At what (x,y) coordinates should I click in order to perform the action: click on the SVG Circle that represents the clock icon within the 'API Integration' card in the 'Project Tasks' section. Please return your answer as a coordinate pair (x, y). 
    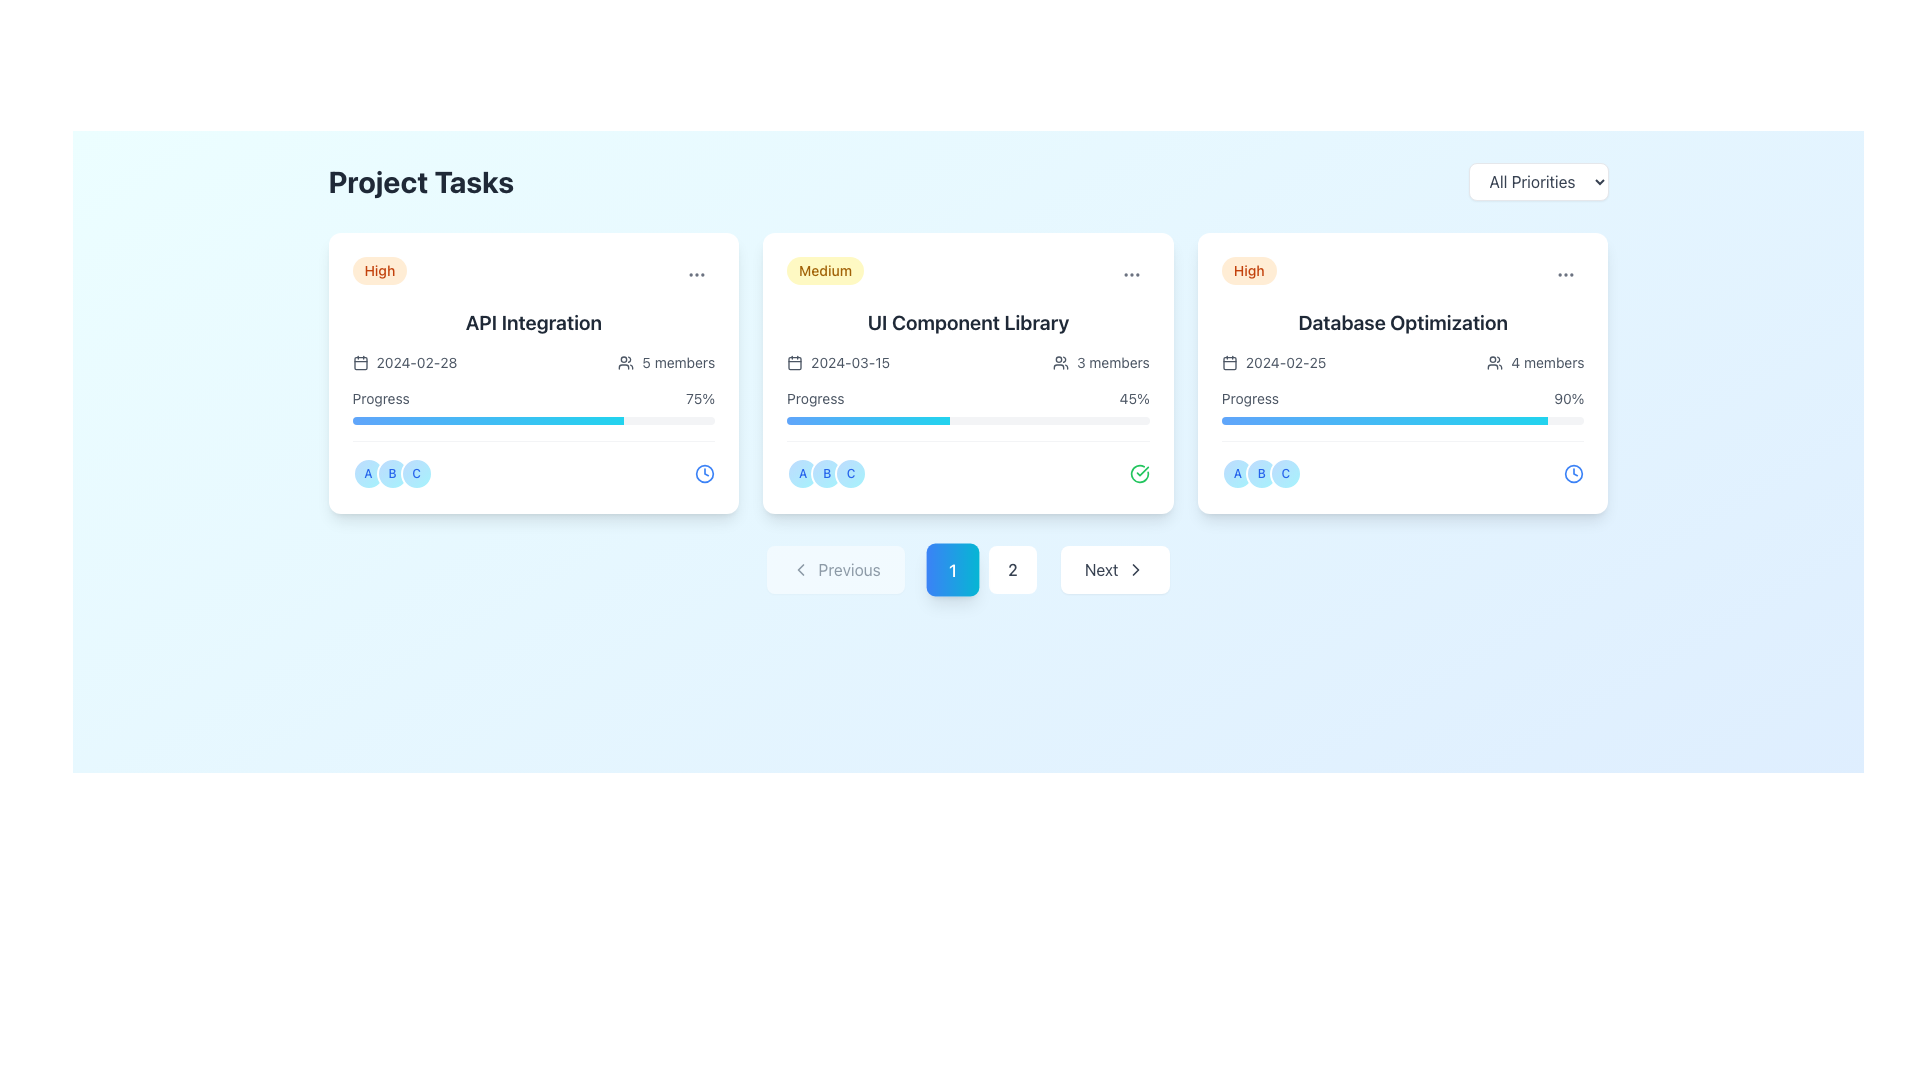
    Looking at the image, I should click on (705, 474).